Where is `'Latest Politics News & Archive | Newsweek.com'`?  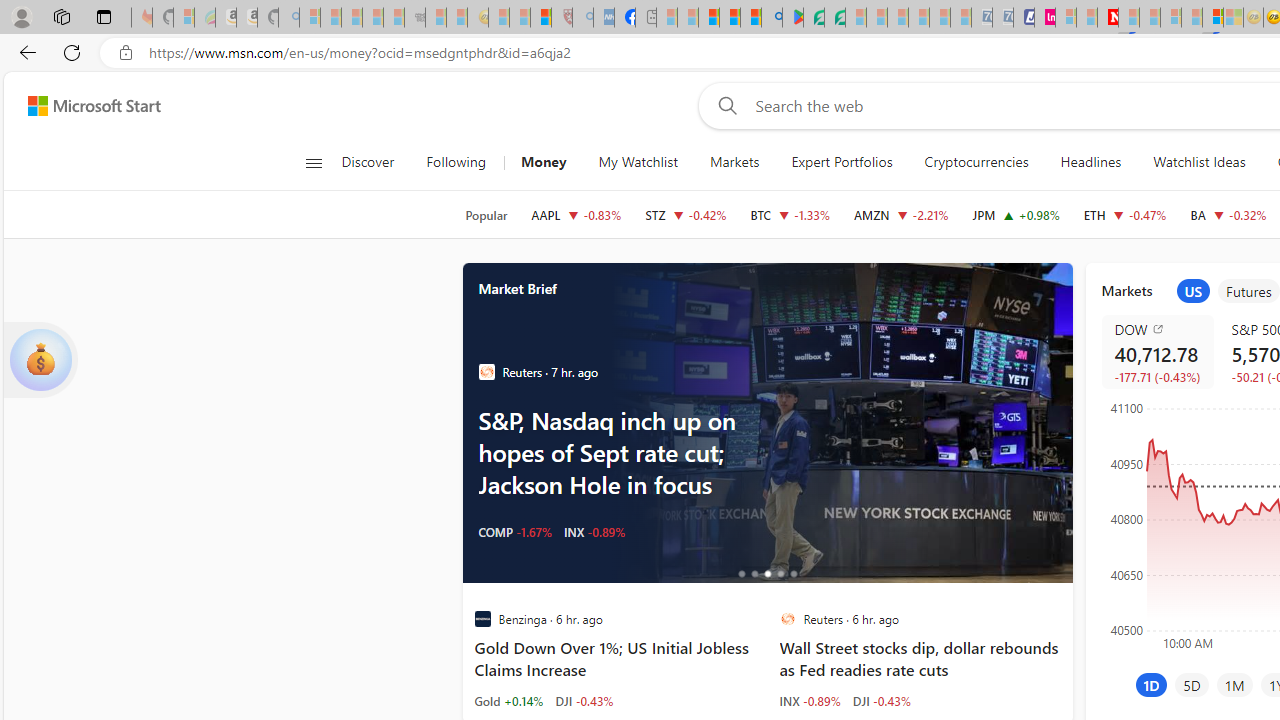
'Latest Politics News & Archive | Newsweek.com' is located at coordinates (1106, 17).